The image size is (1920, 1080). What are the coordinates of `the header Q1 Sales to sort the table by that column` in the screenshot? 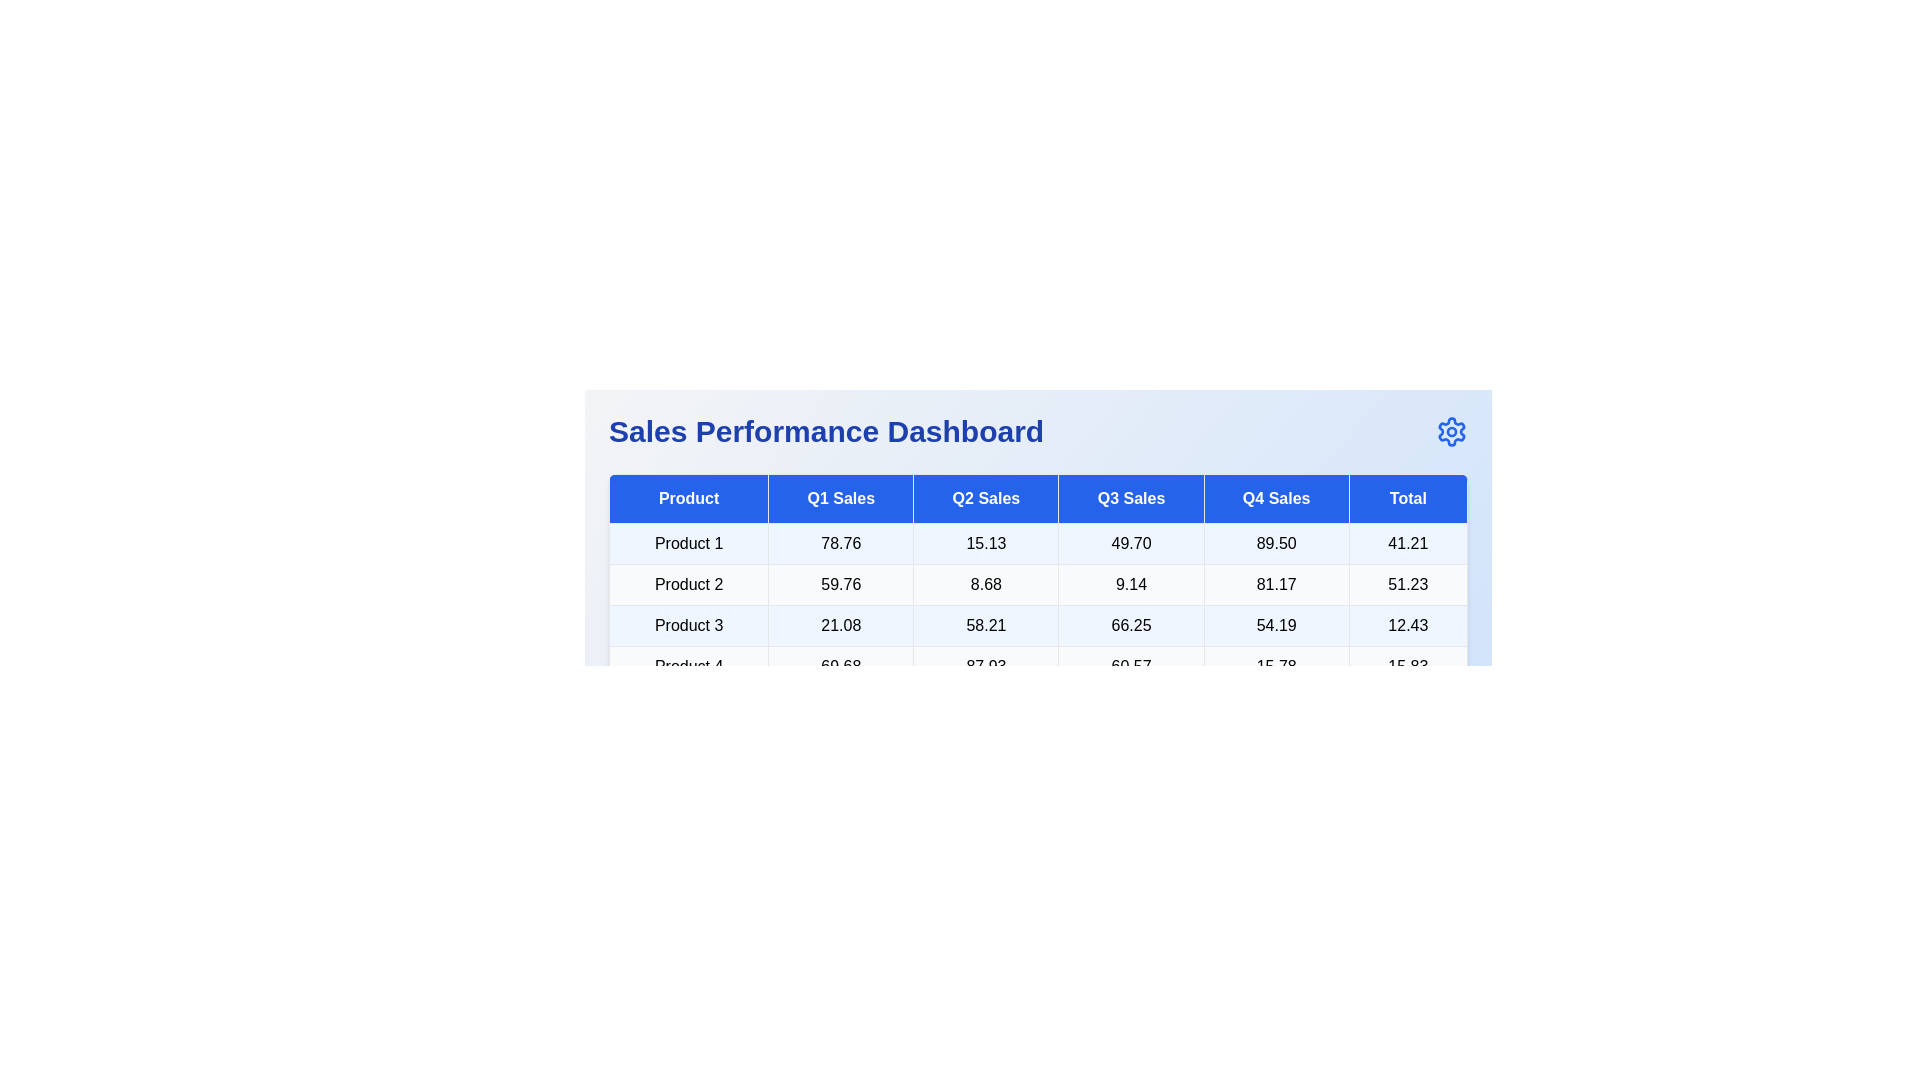 It's located at (840, 497).